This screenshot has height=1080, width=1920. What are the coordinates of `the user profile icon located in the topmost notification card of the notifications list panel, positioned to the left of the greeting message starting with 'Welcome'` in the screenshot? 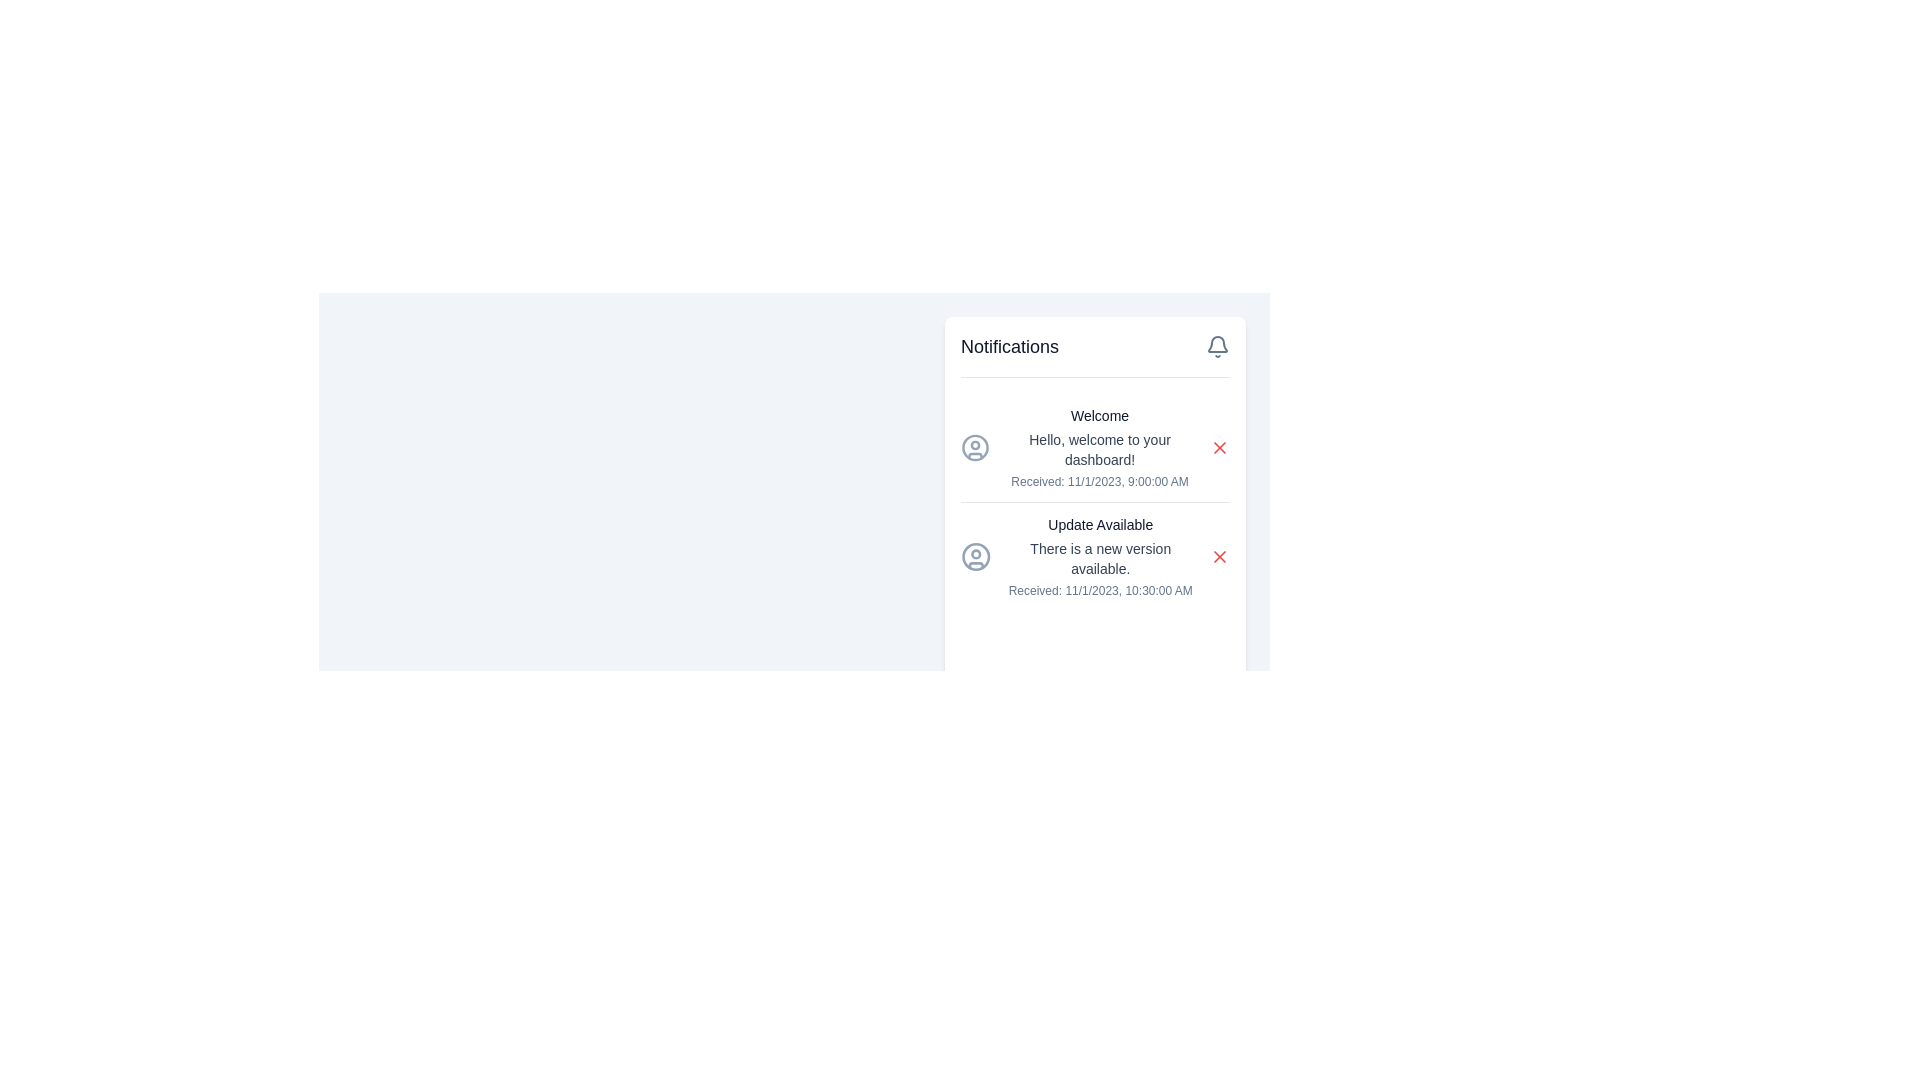 It's located at (975, 446).